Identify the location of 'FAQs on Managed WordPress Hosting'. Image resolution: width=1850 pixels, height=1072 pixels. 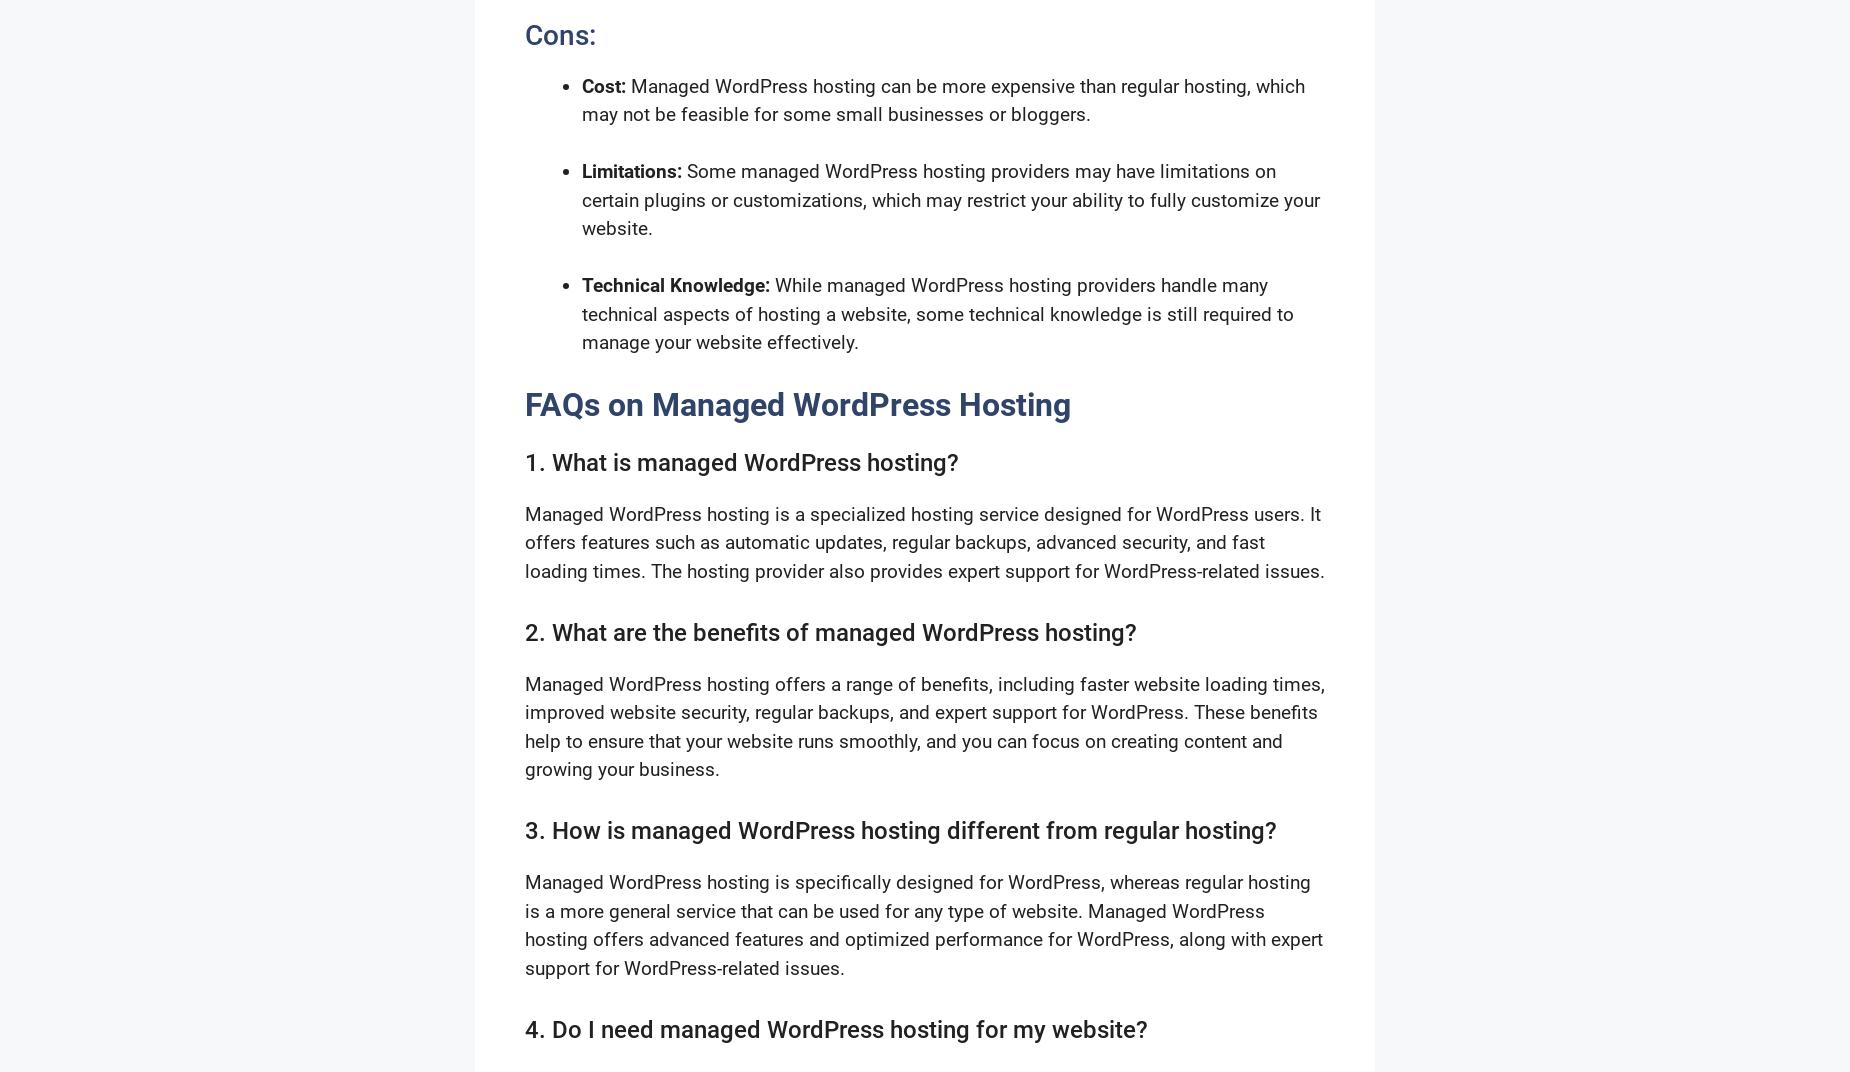
(798, 404).